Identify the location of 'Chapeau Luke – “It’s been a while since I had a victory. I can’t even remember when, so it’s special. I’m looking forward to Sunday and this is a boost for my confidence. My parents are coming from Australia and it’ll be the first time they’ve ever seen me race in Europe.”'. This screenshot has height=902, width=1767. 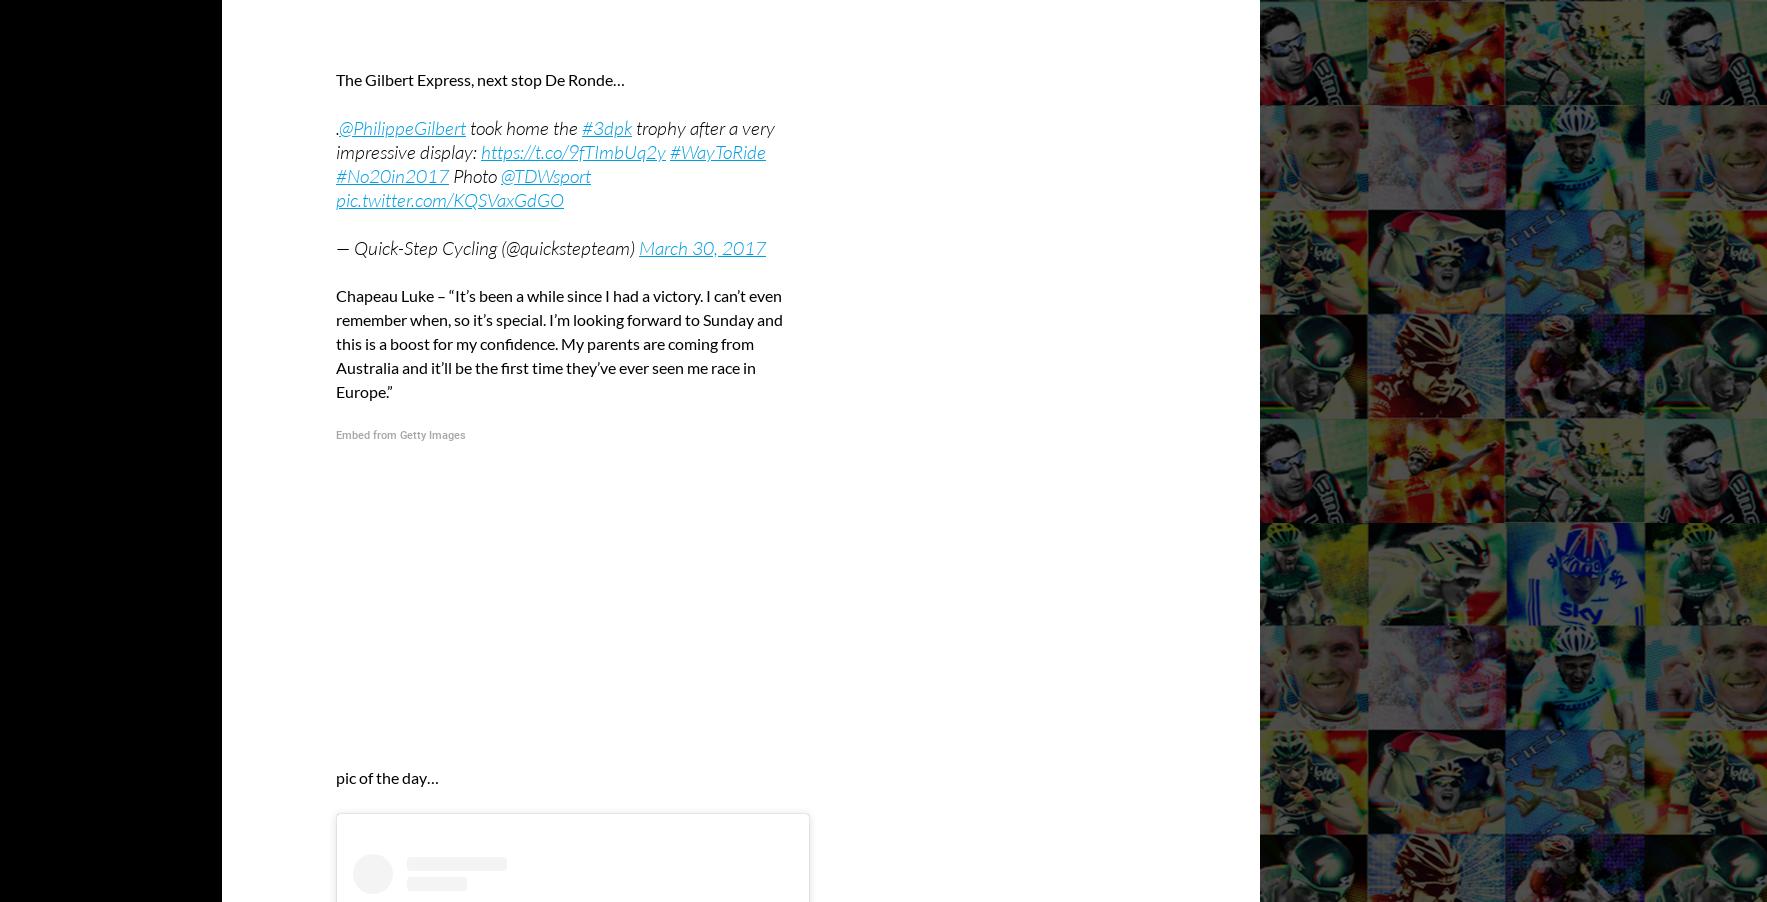
(559, 341).